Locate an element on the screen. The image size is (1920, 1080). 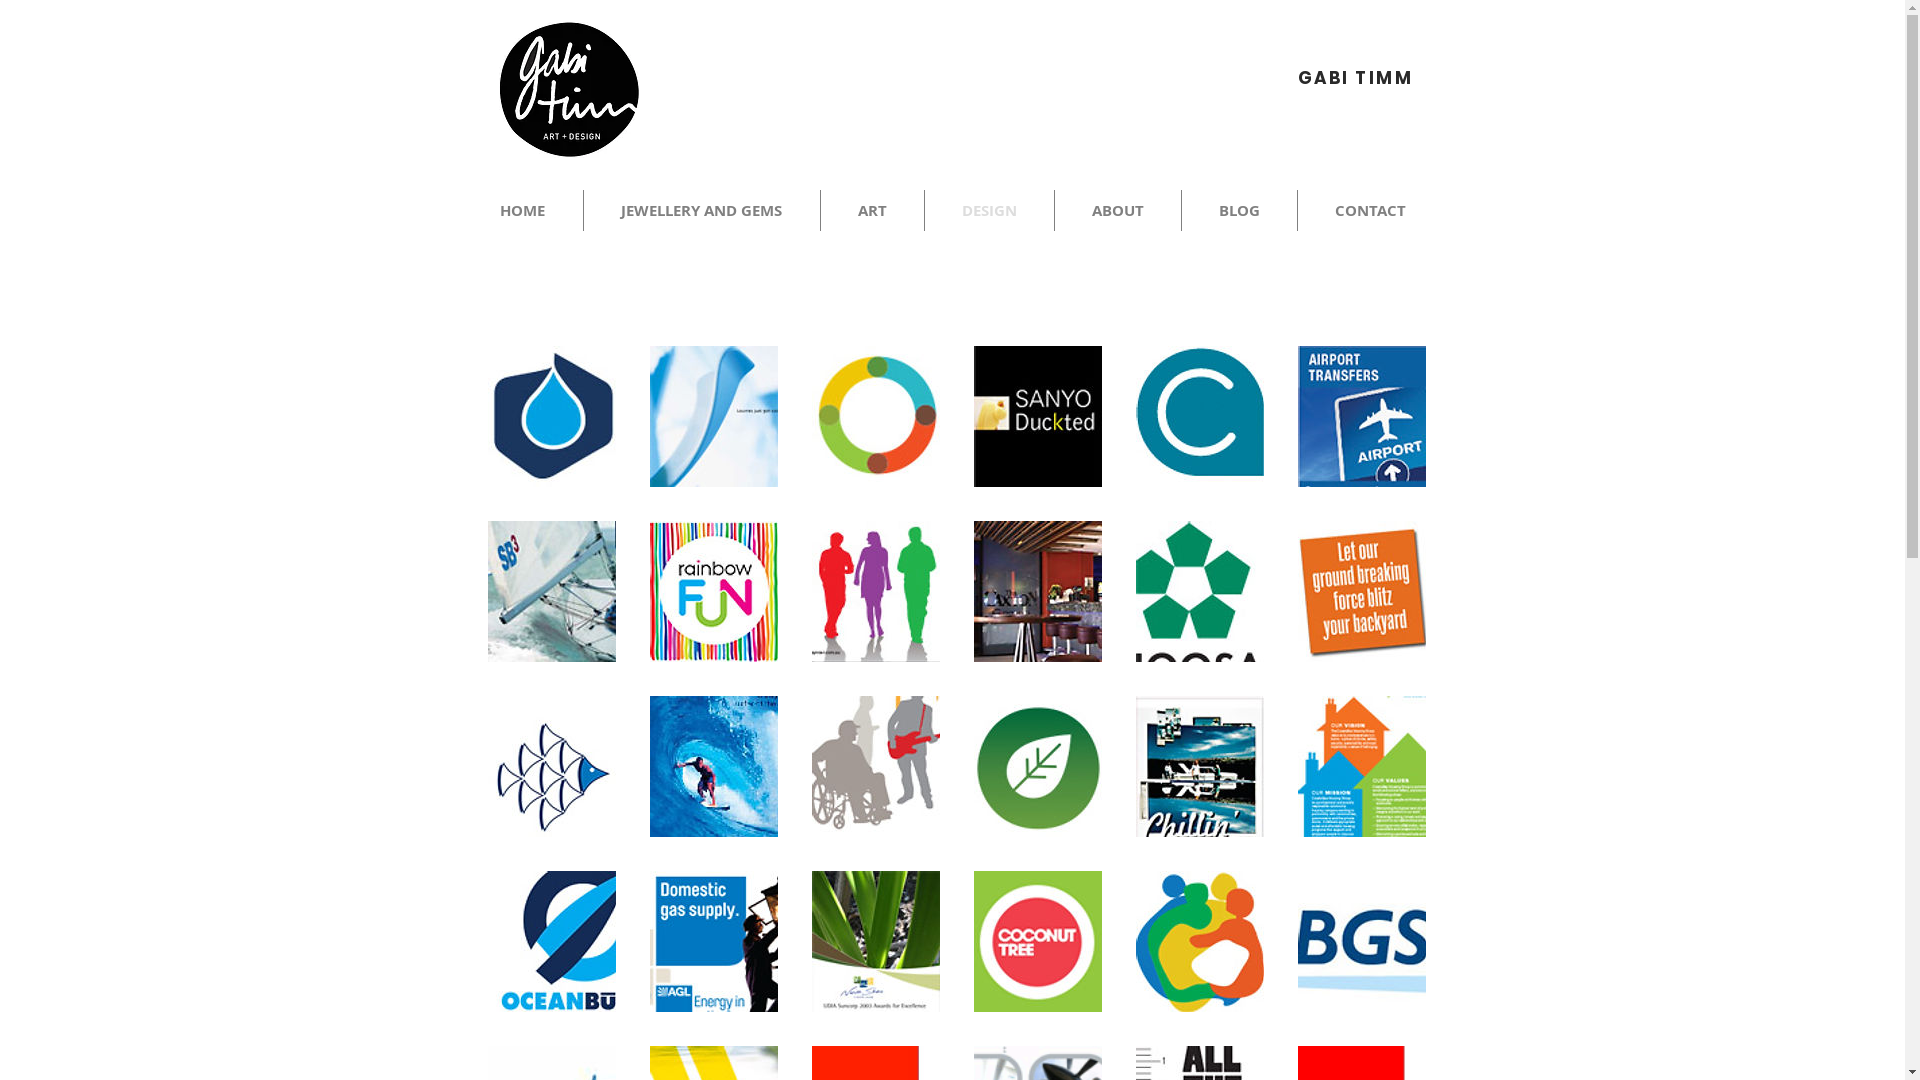
'ABOUT' is located at coordinates (1053, 210).